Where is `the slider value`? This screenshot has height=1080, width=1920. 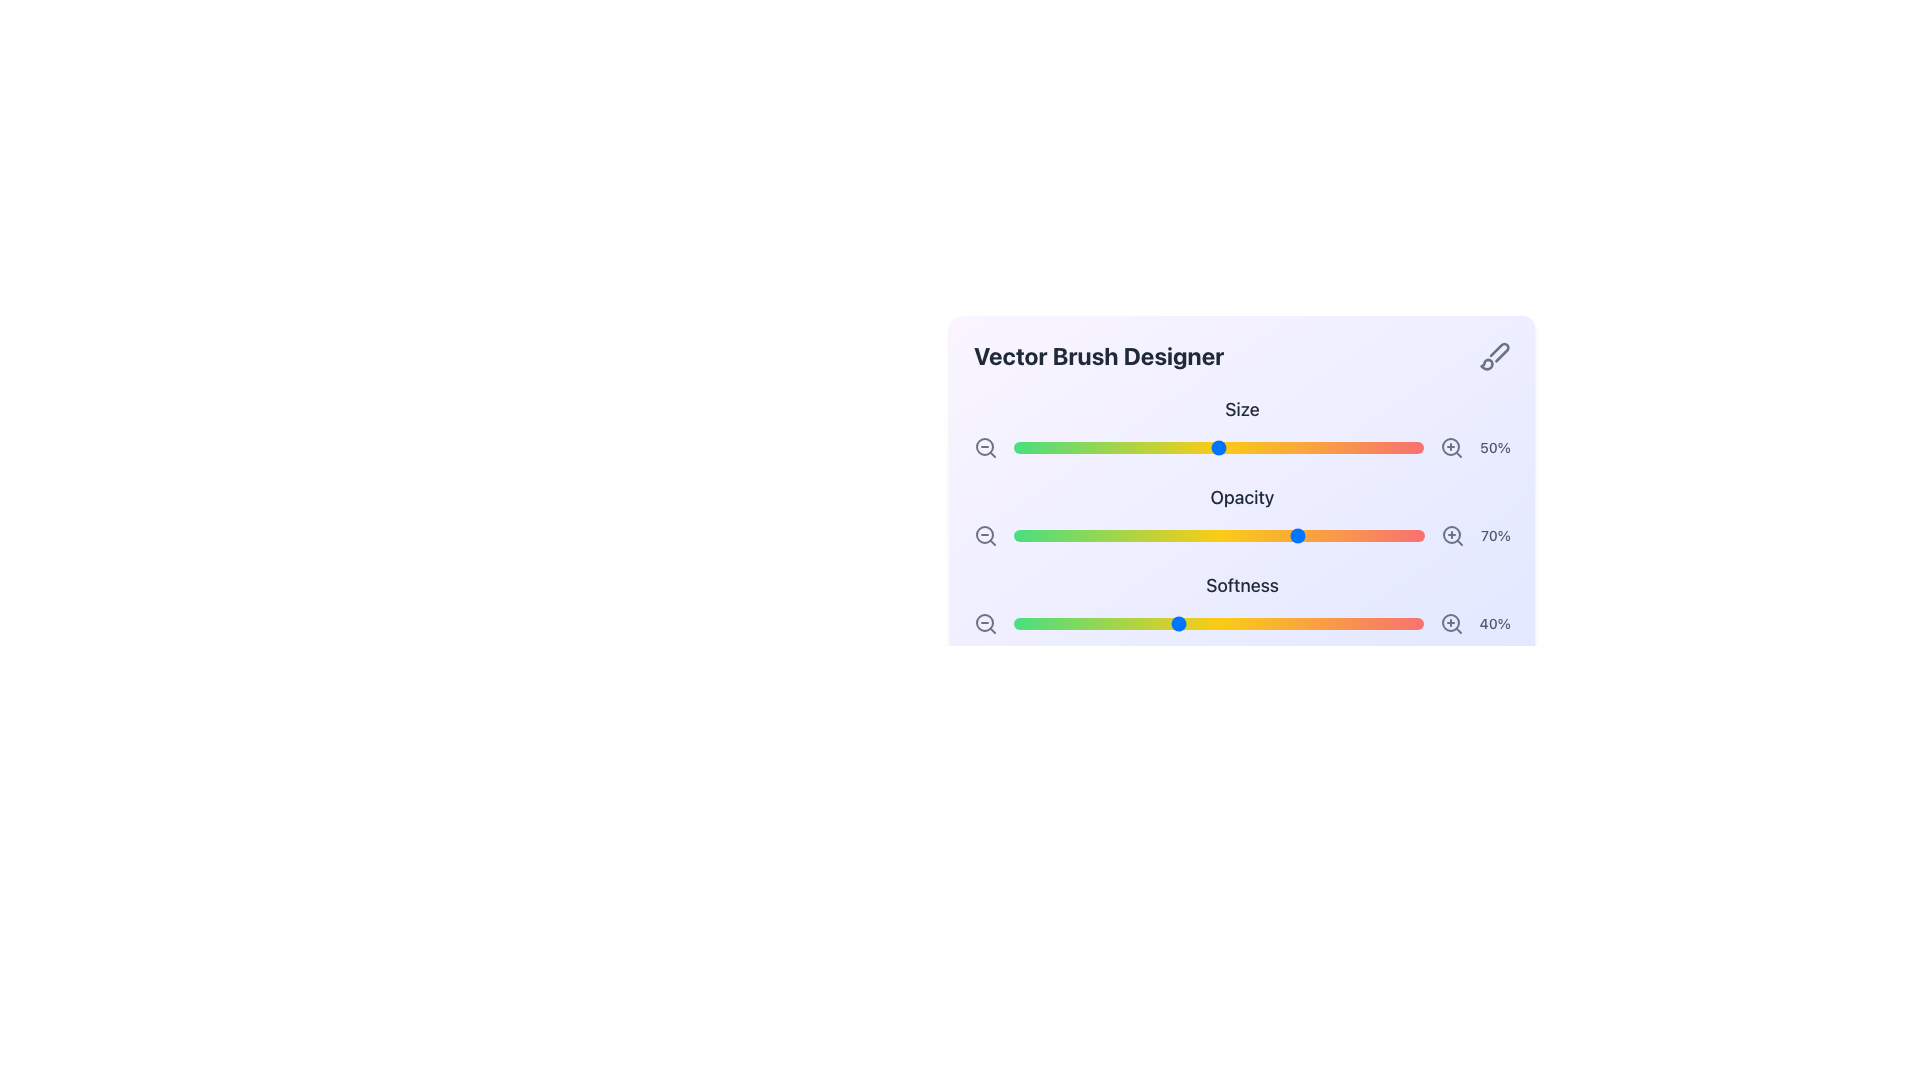
the slider value is located at coordinates (1132, 446).